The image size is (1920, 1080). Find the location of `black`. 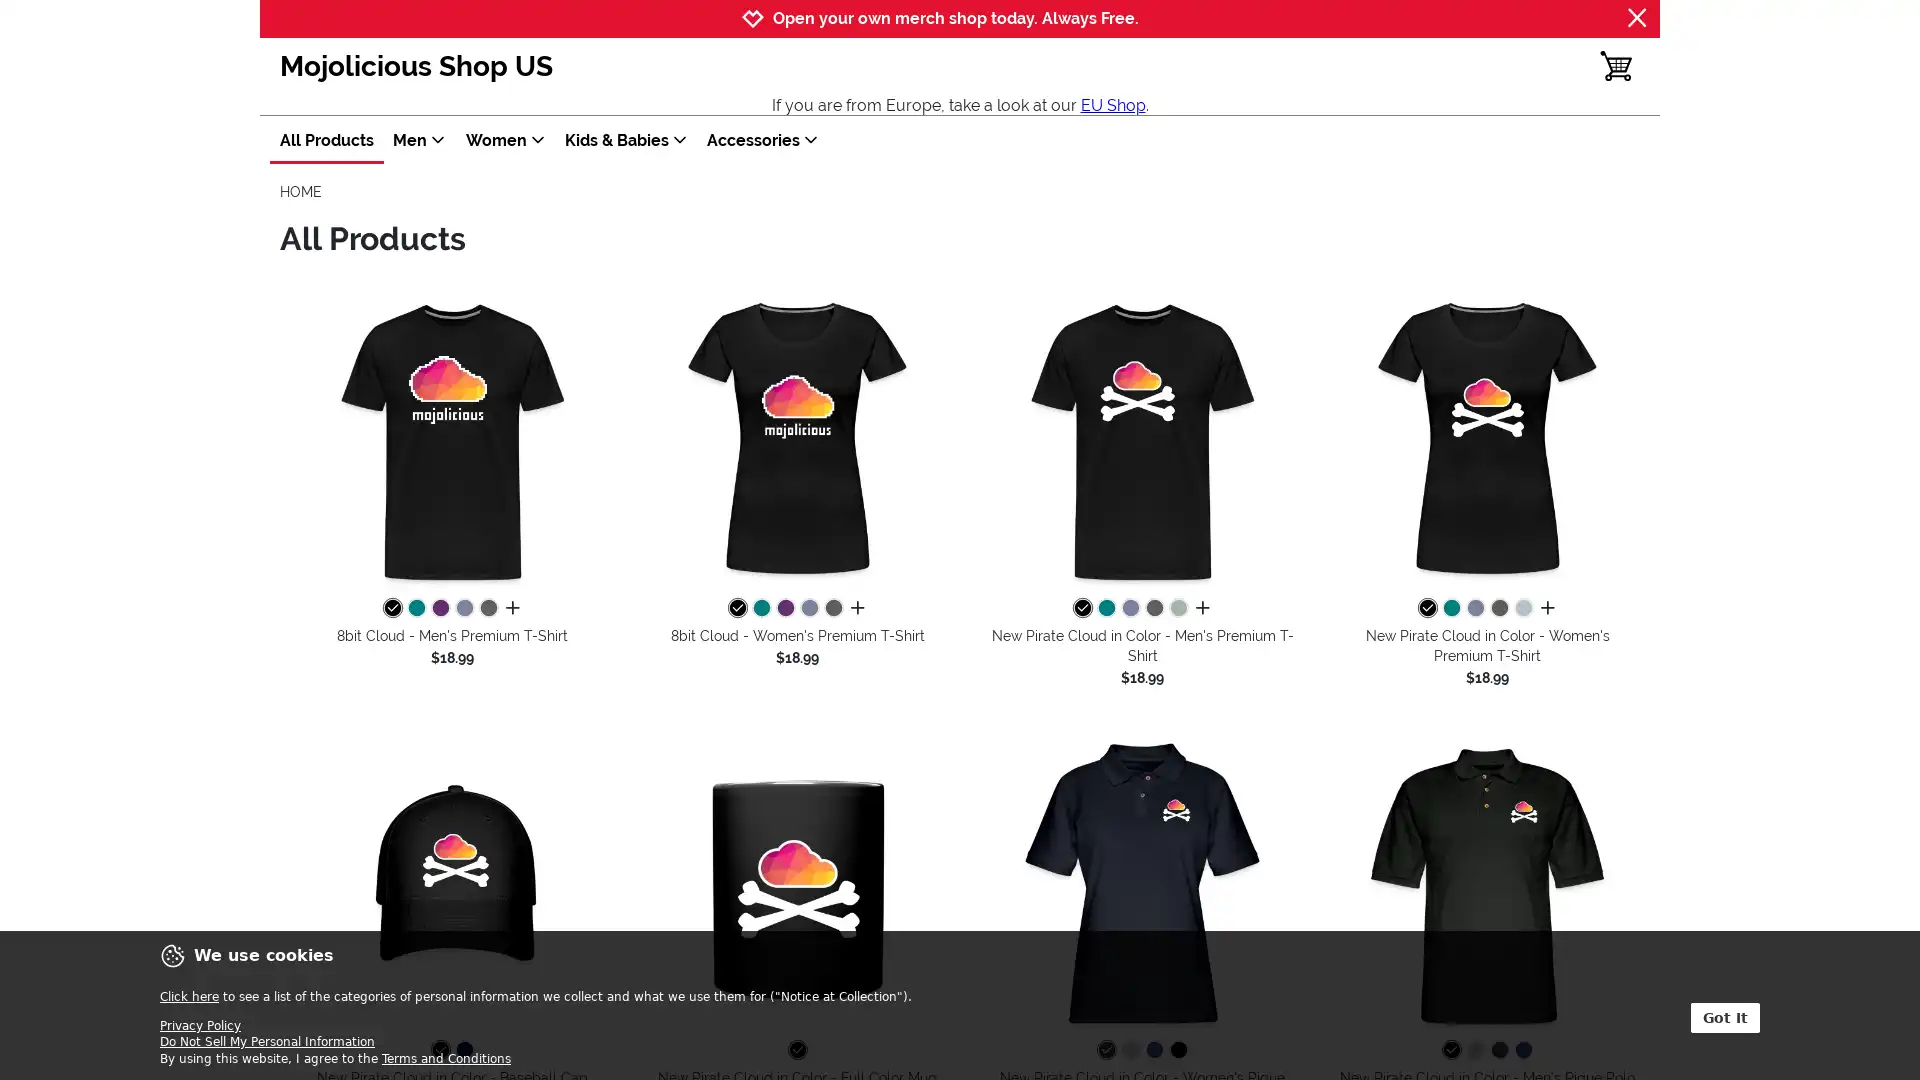

black is located at coordinates (1177, 1050).